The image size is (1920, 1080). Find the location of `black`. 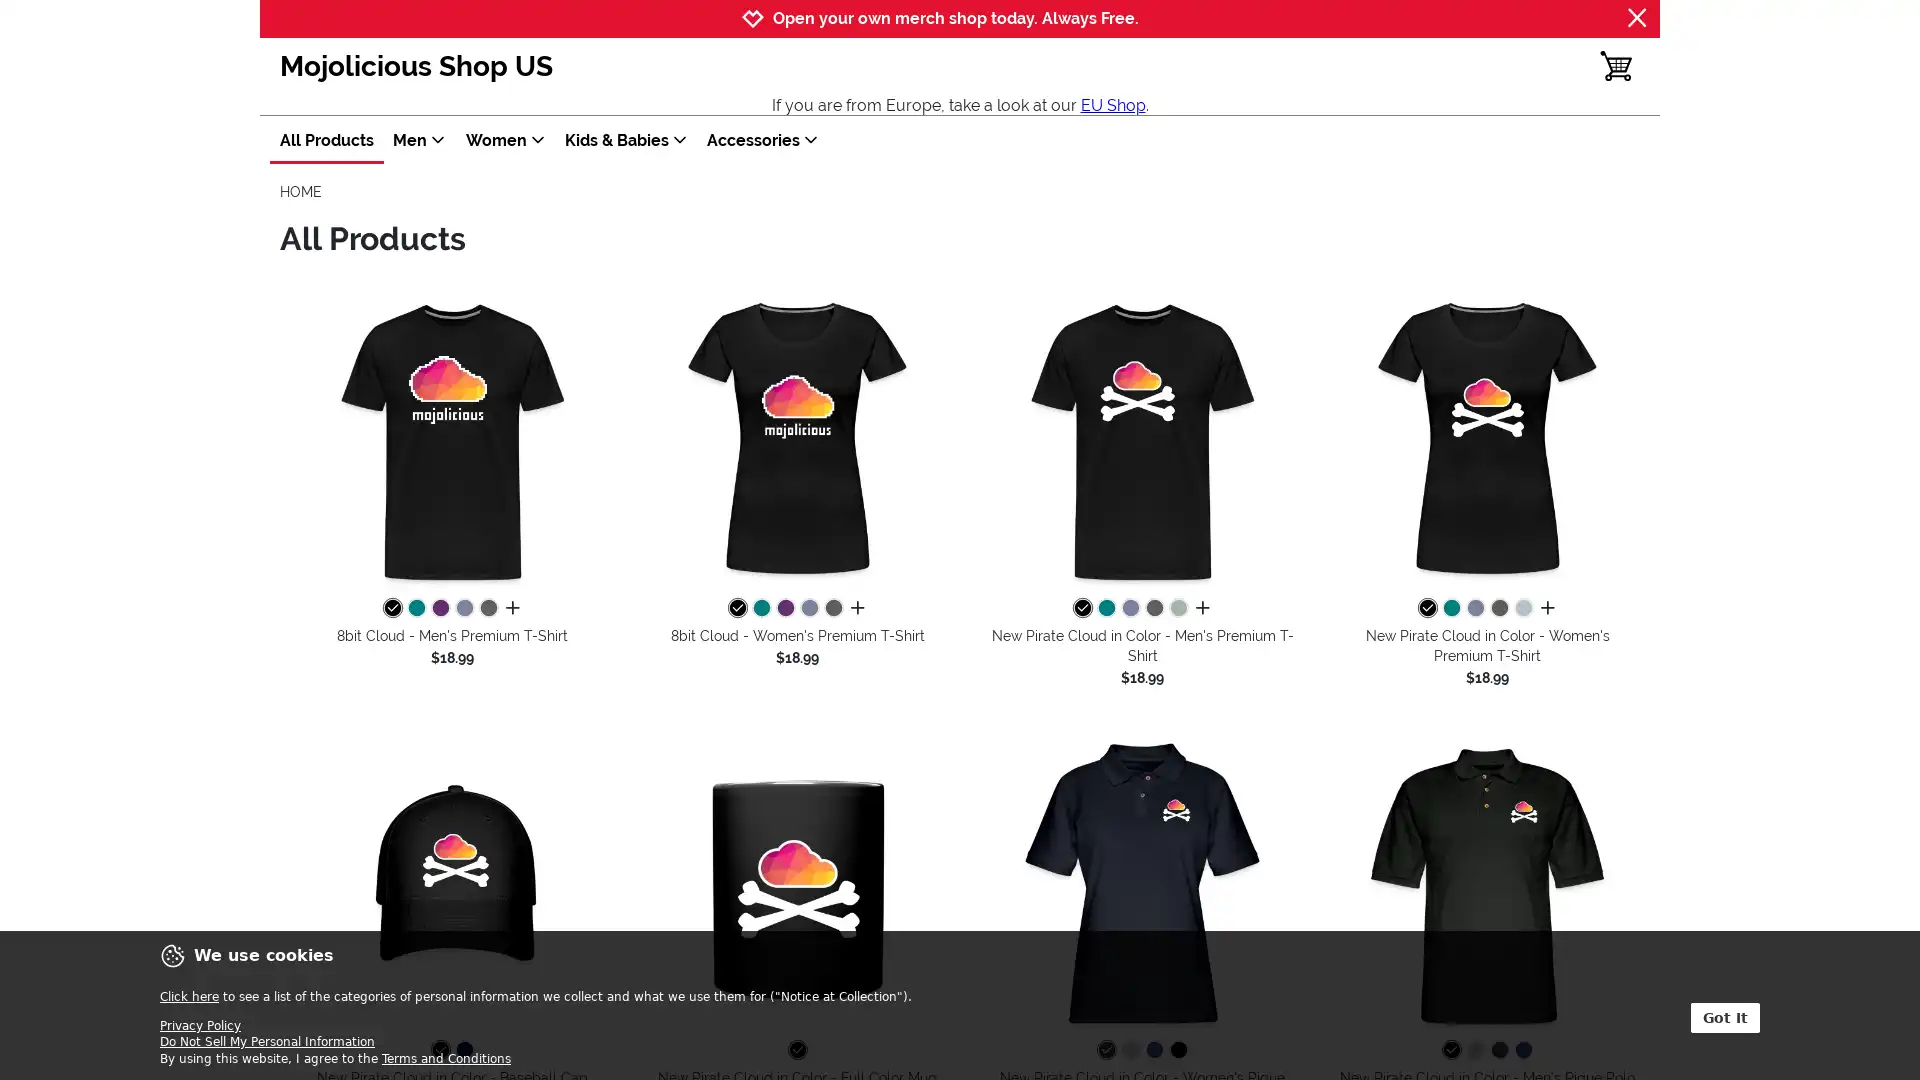

black is located at coordinates (1177, 1050).